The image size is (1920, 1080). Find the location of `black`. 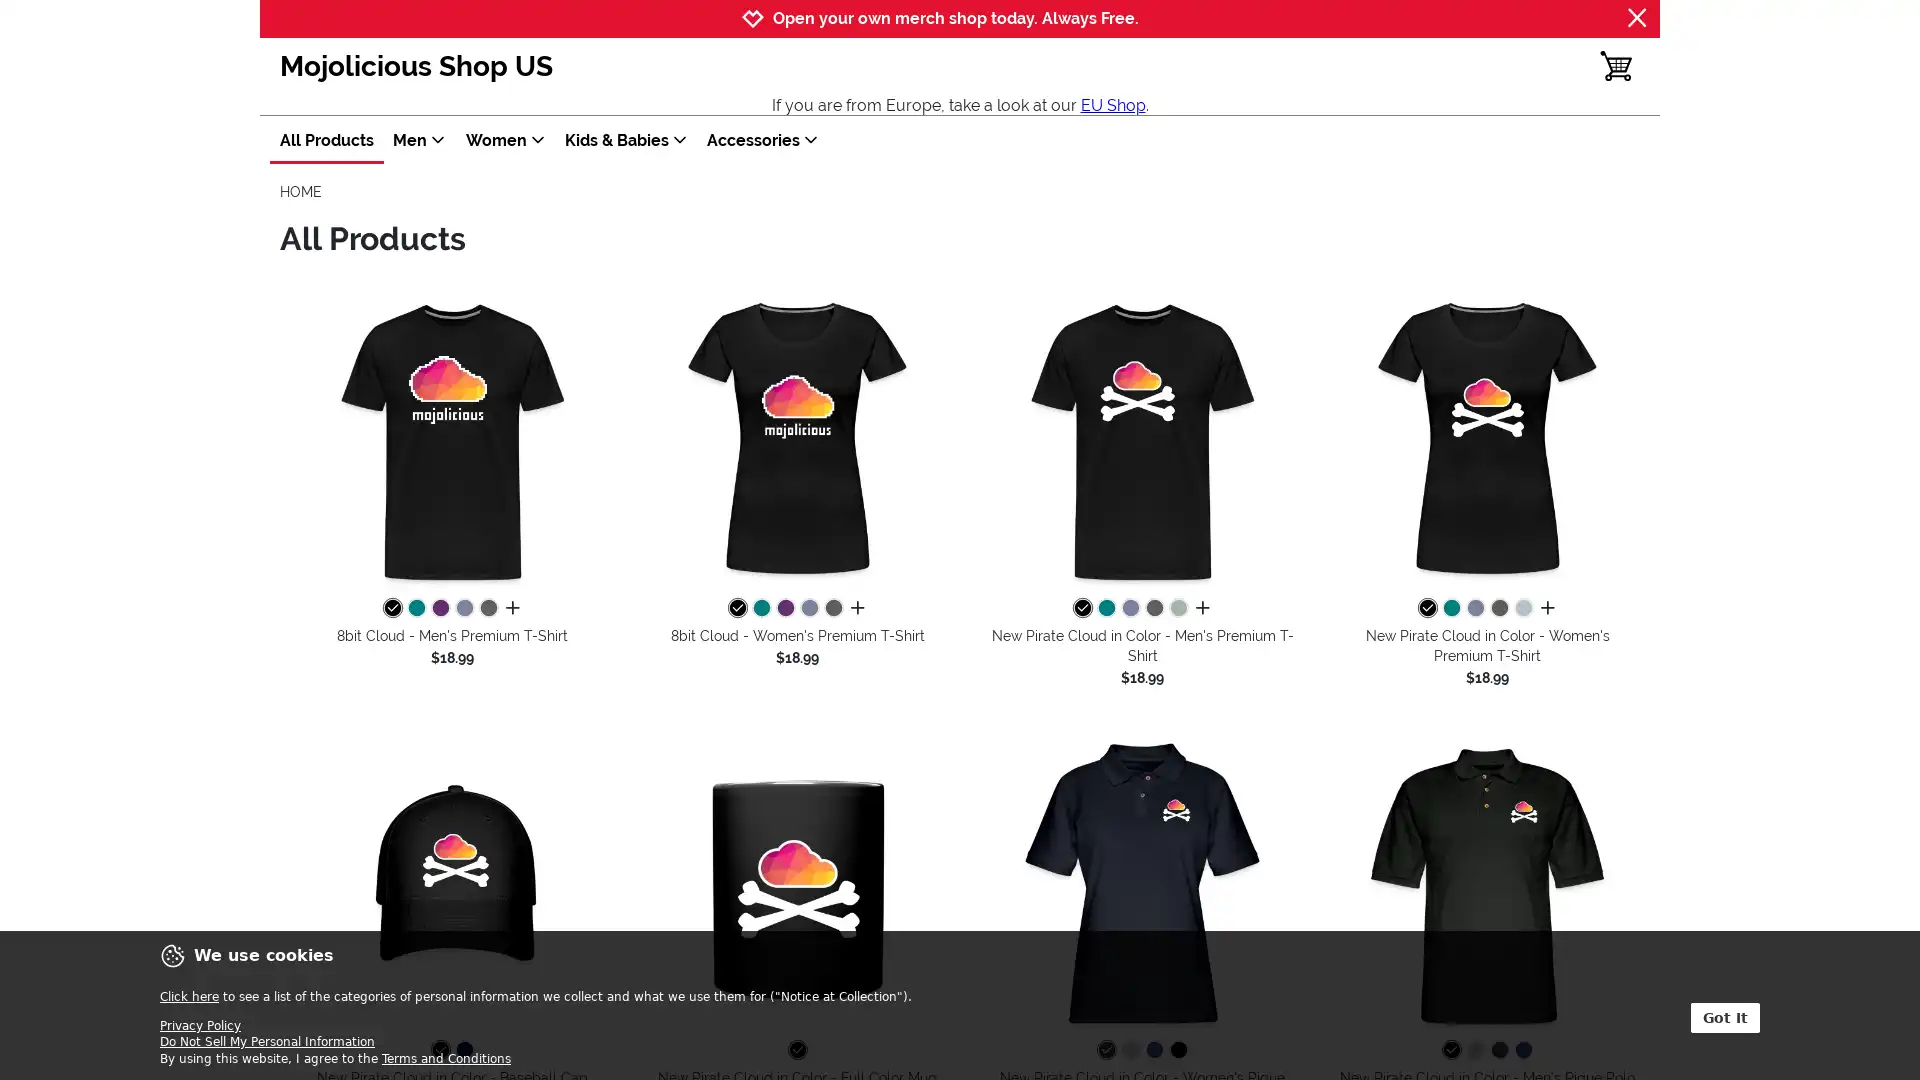

black is located at coordinates (1177, 1050).